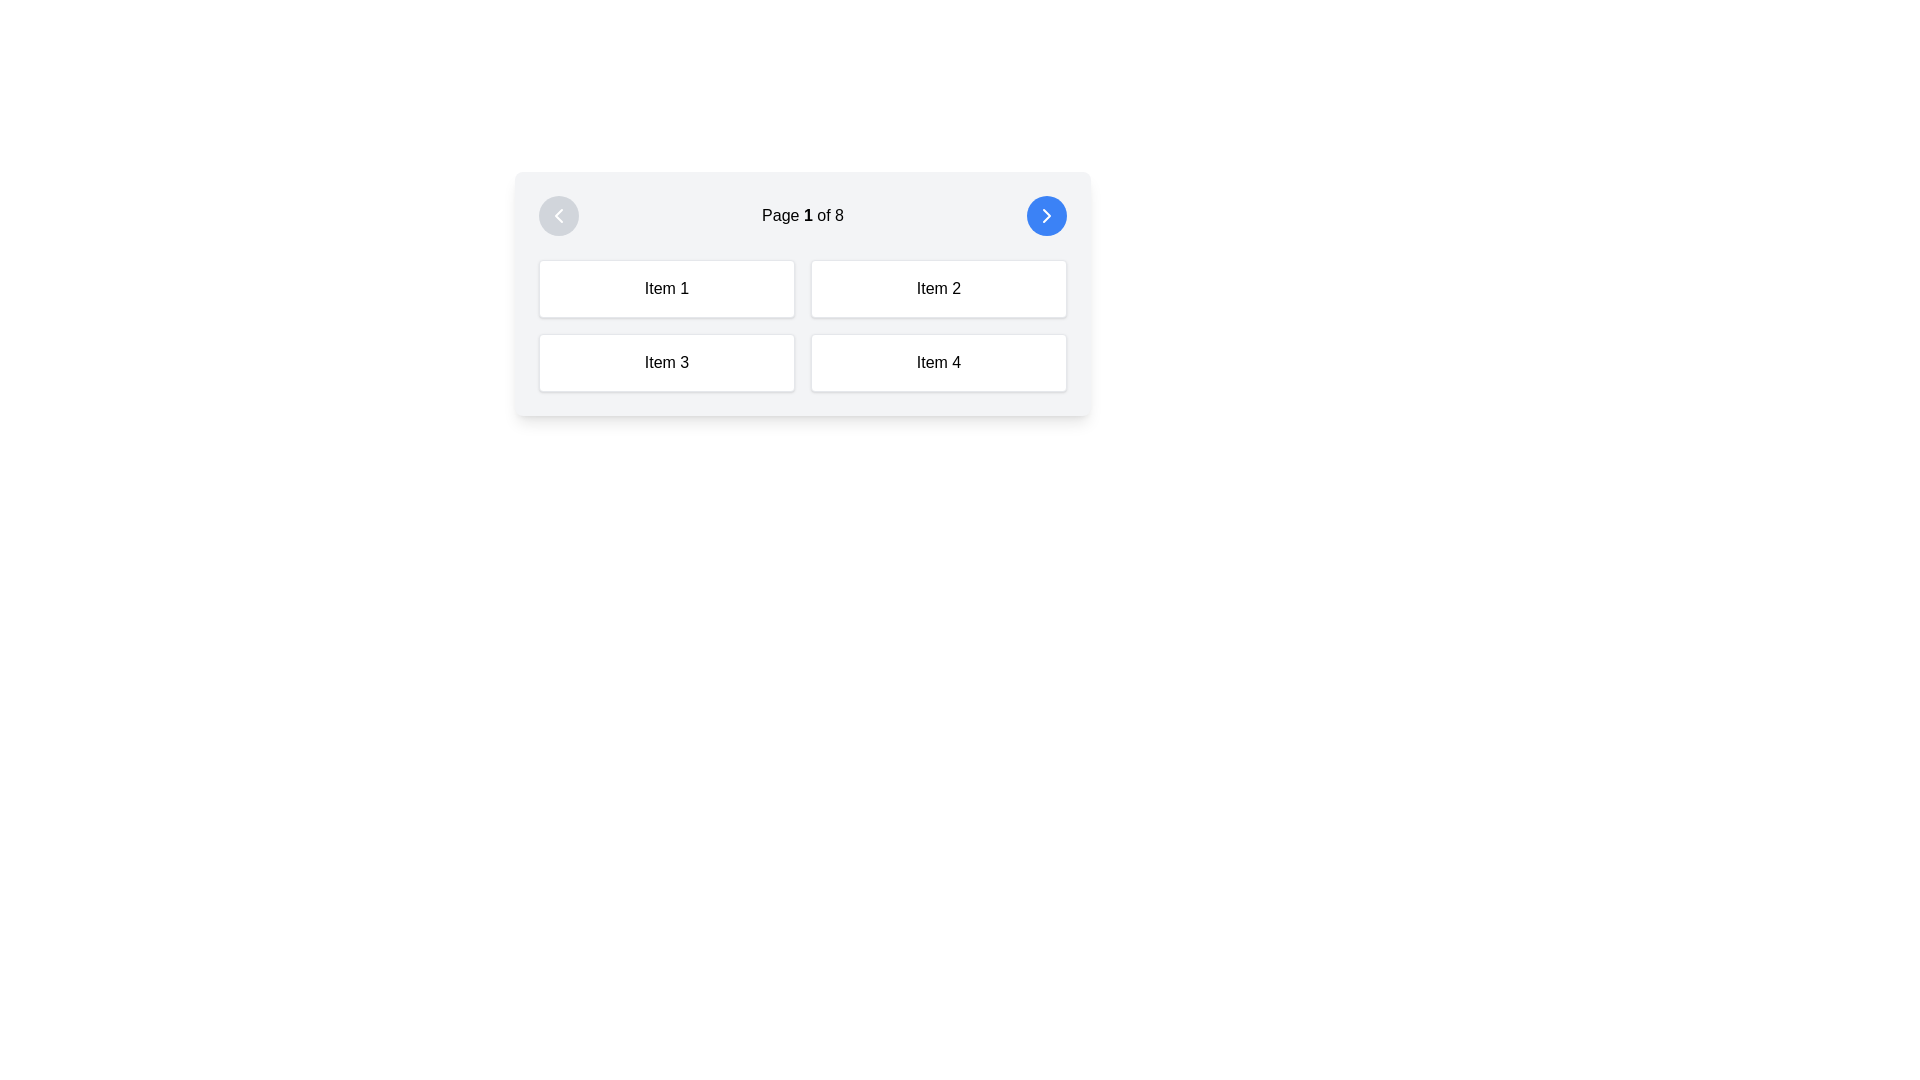 The image size is (1920, 1080). What do you see at coordinates (938, 362) in the screenshot?
I see `the rectangular button labeled 'Item 4' located in the bottom-right corner of the grid` at bounding box center [938, 362].